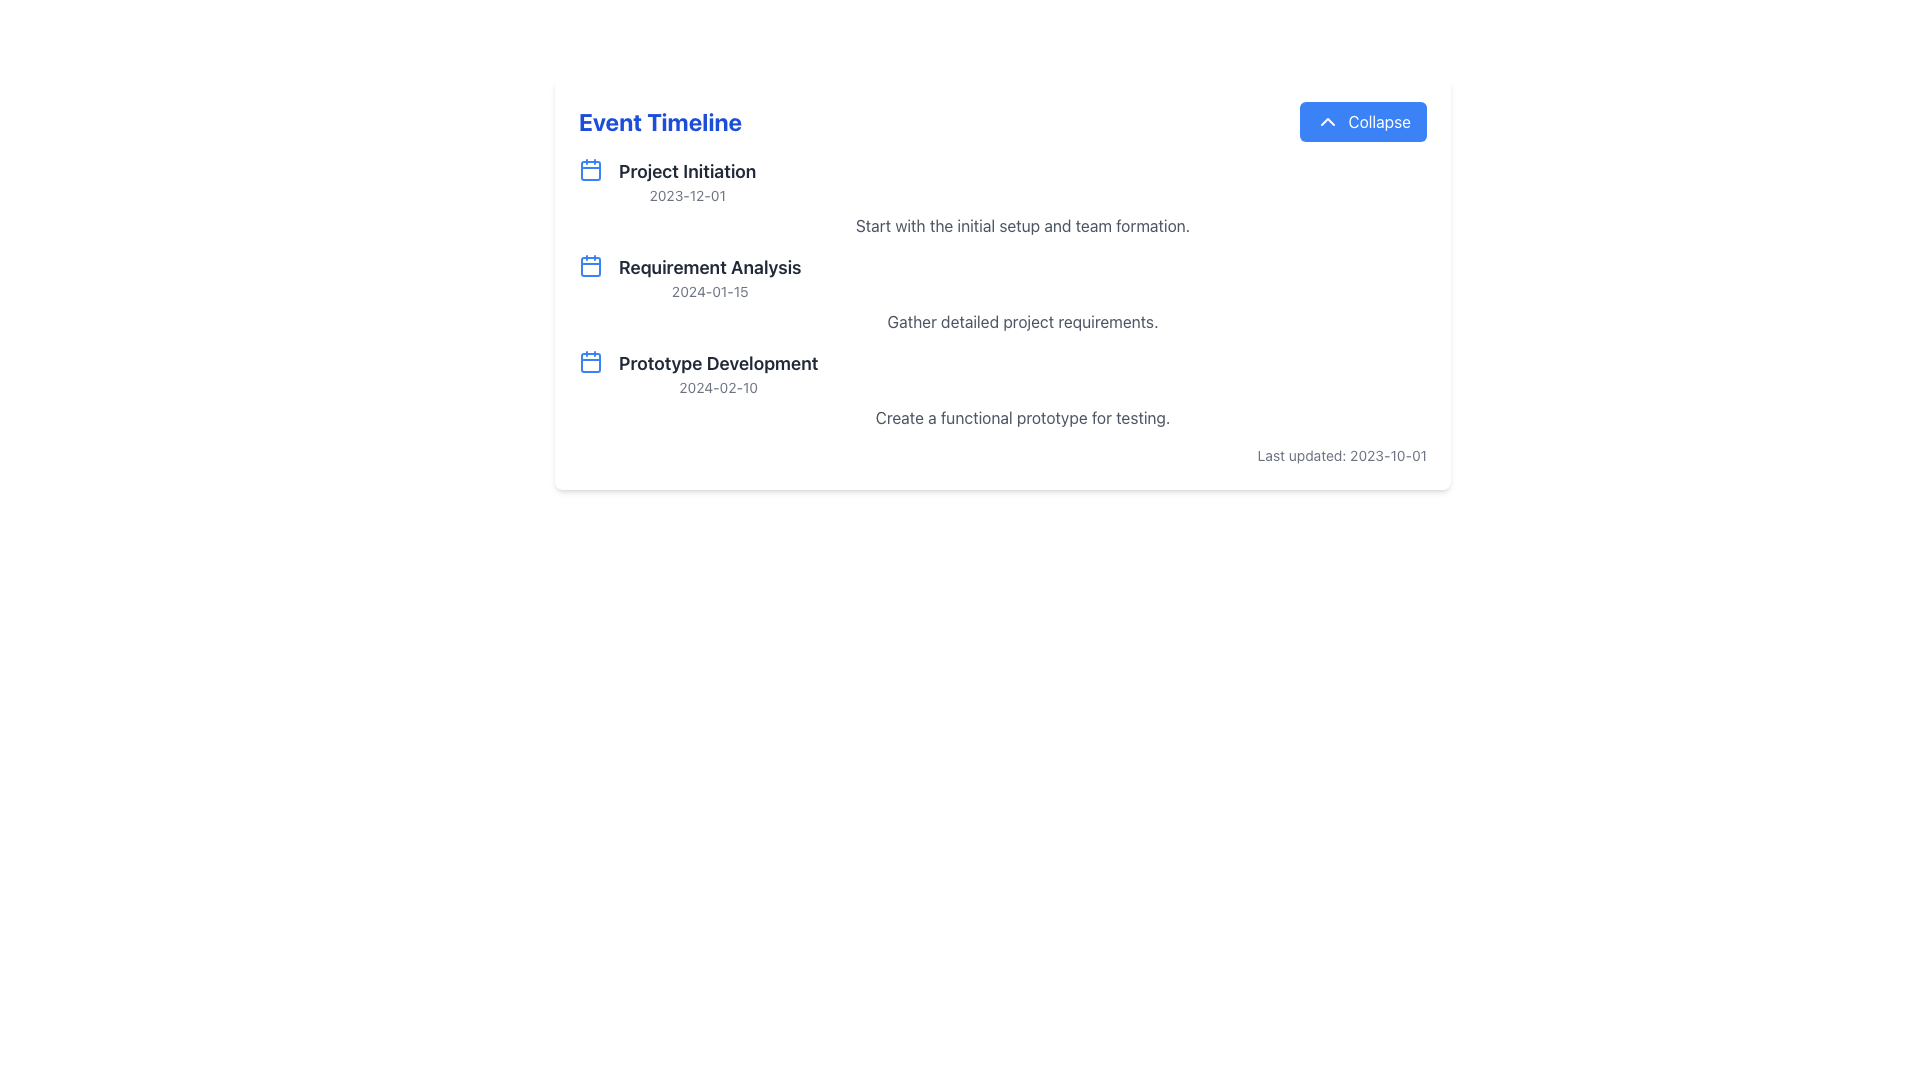  I want to click on the blue rectangular 'Collapse' button with a white upward arrow icon located in the top-right area of the 'Event Timeline' header section, so click(1362, 122).